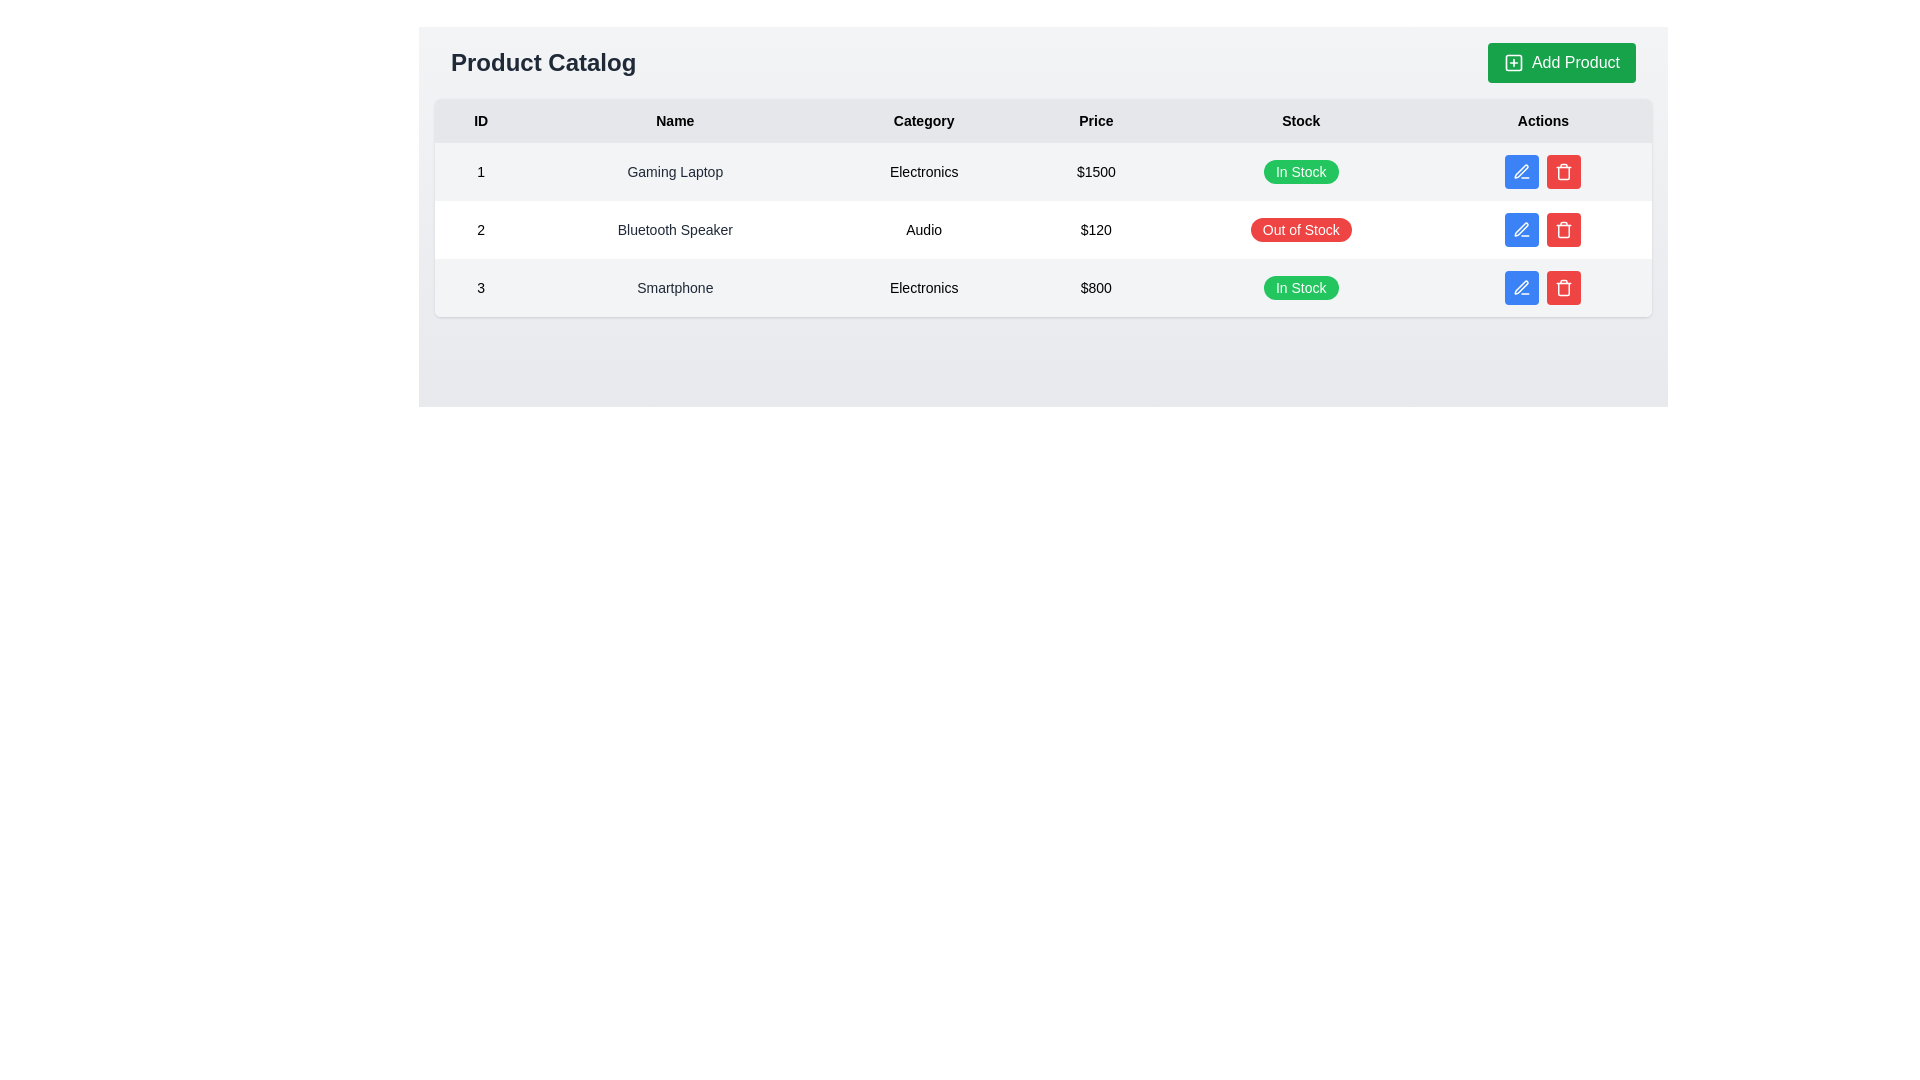  Describe the element at coordinates (1301, 288) in the screenshot. I see `the Status indicator label that shows the stock status of the Smartphone, located in the 'Stock' column of the third row in the table` at that location.